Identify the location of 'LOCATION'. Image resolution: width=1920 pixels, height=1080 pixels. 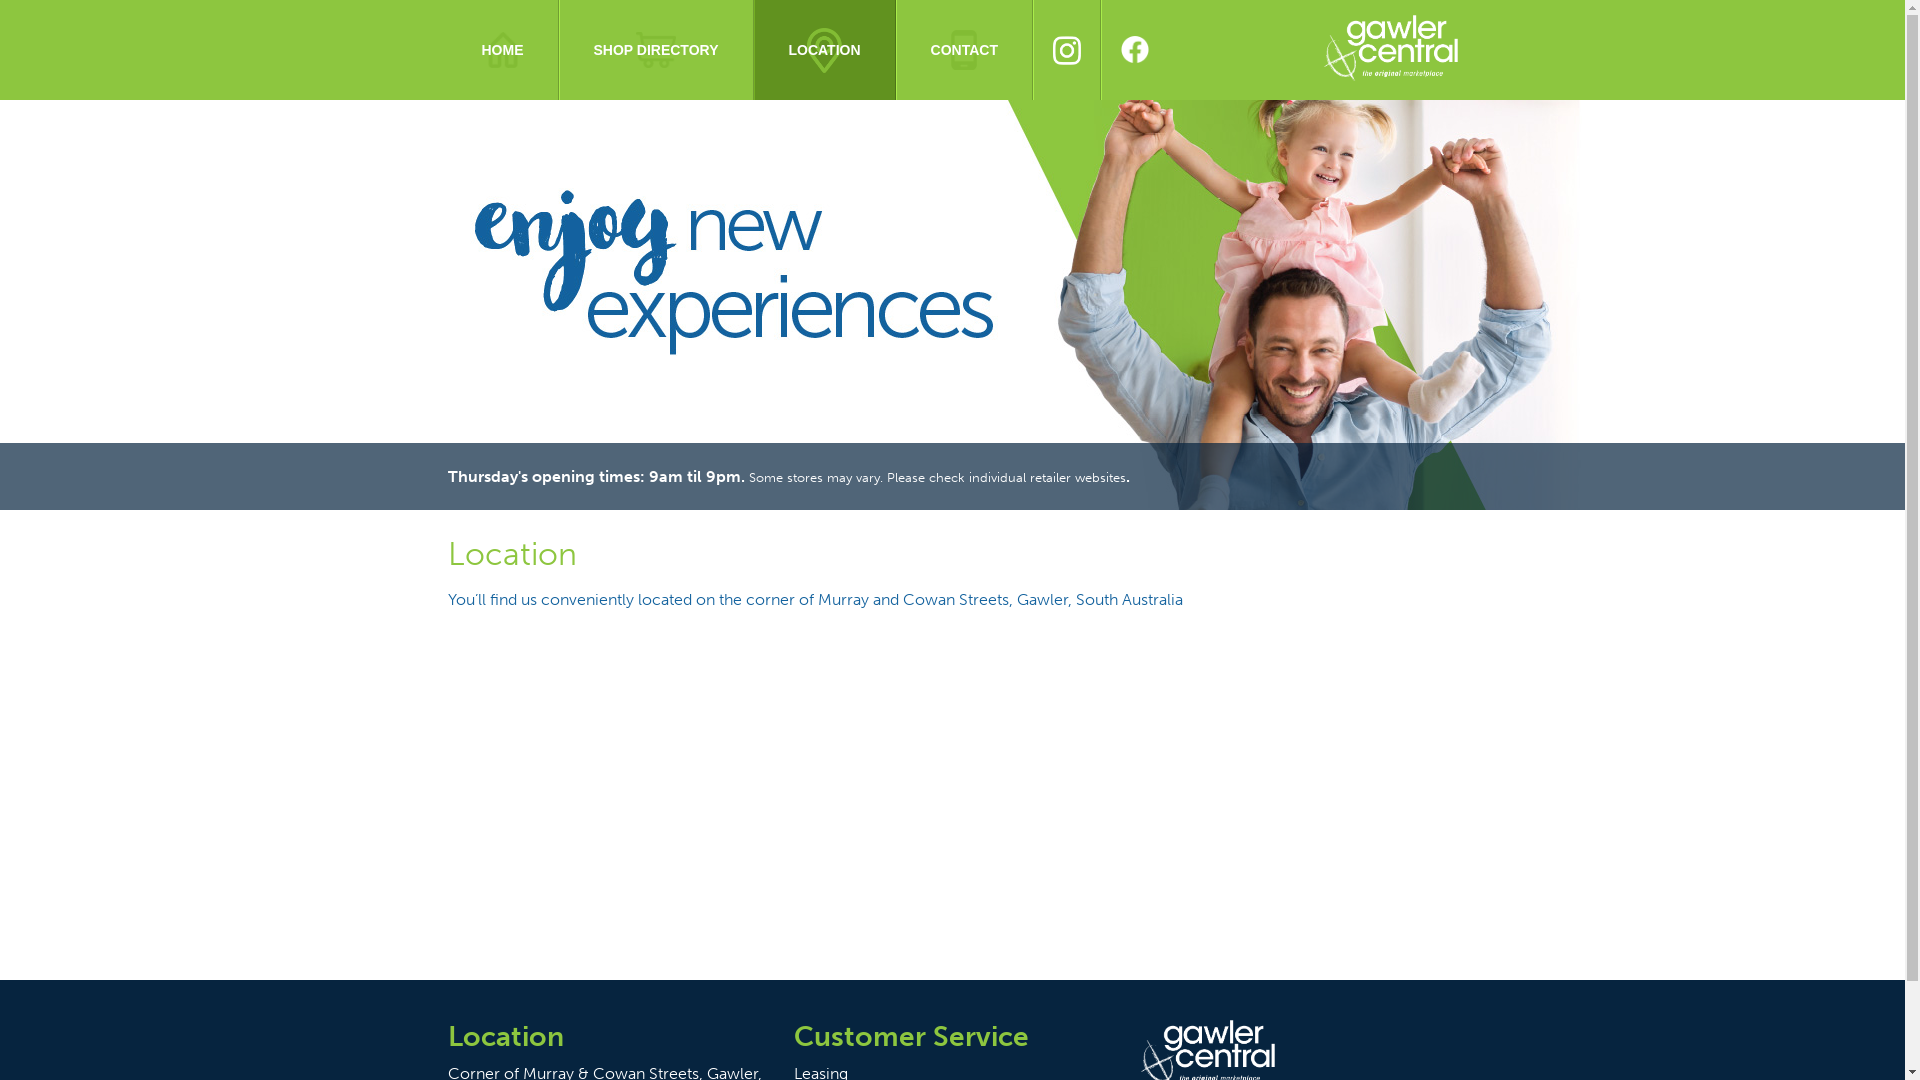
(825, 49).